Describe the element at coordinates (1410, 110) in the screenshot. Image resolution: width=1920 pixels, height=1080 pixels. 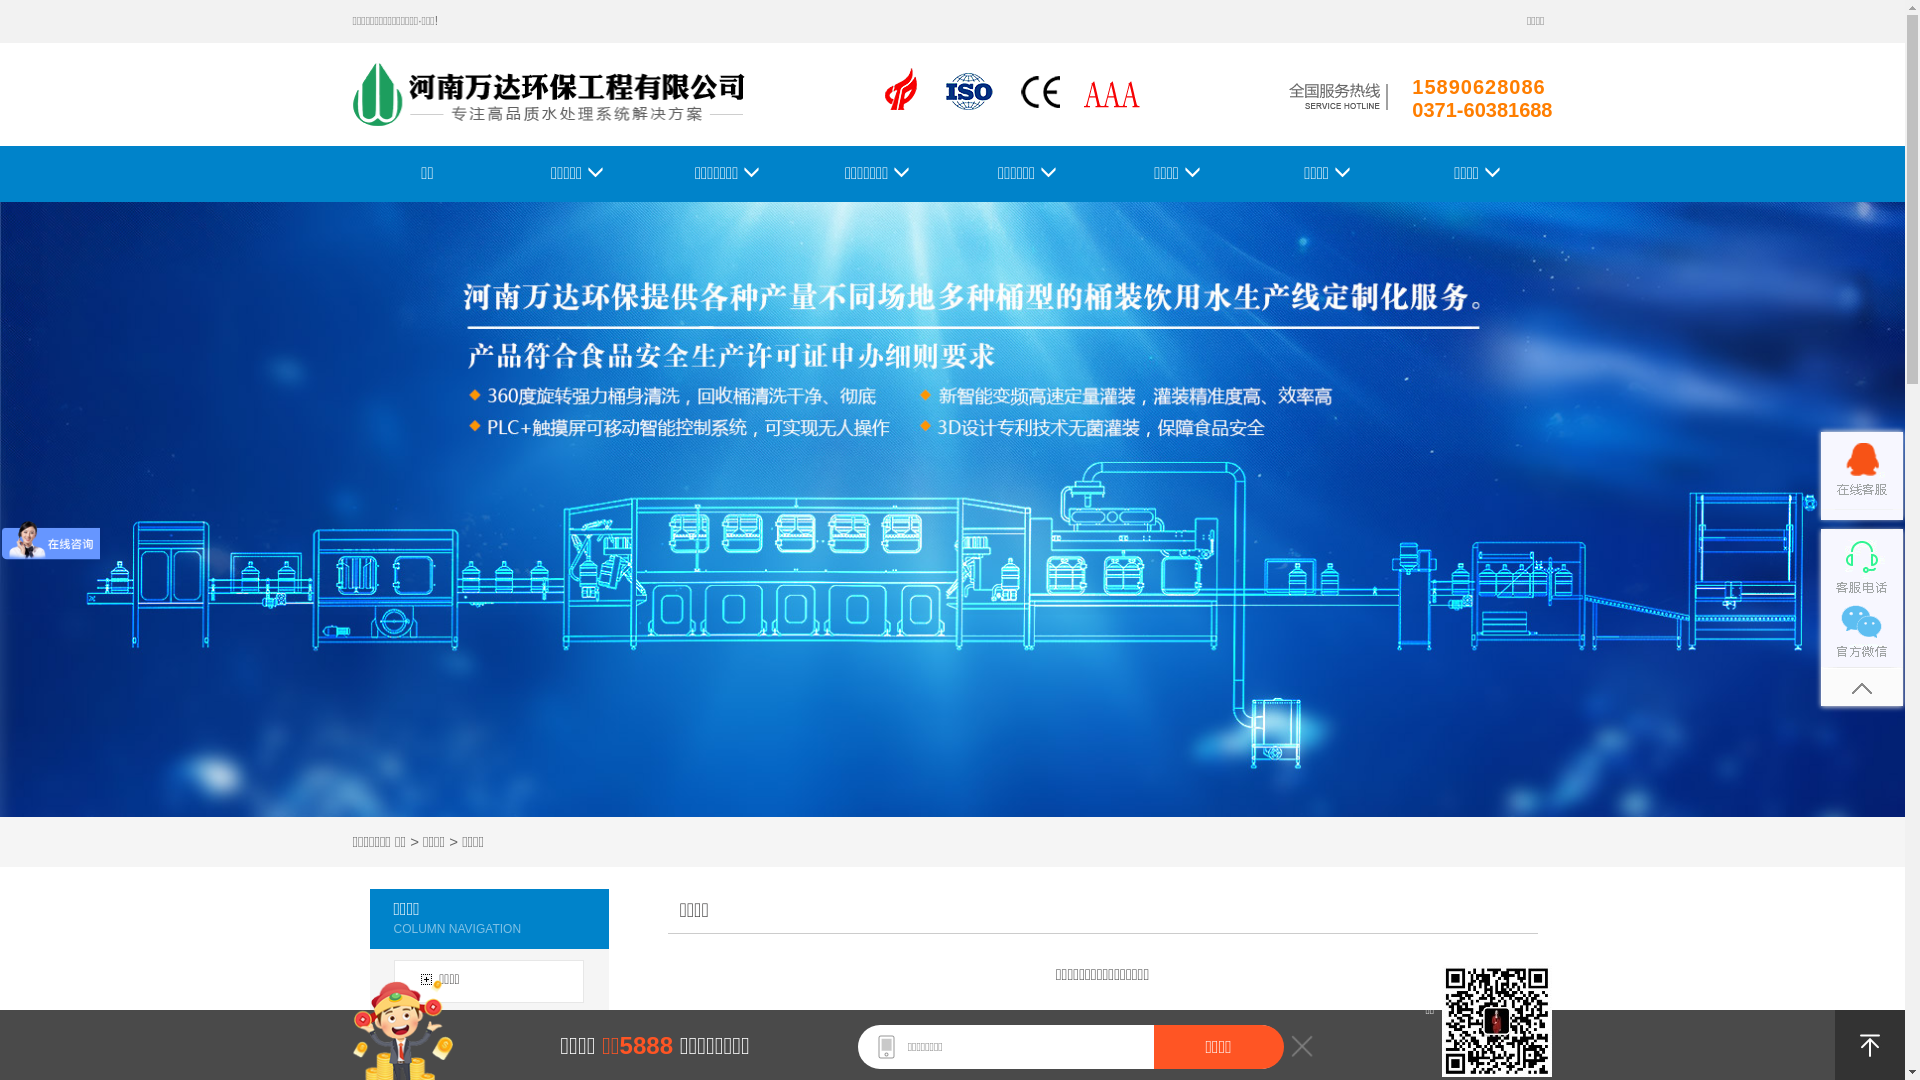
I see `'0371-60381688'` at that location.